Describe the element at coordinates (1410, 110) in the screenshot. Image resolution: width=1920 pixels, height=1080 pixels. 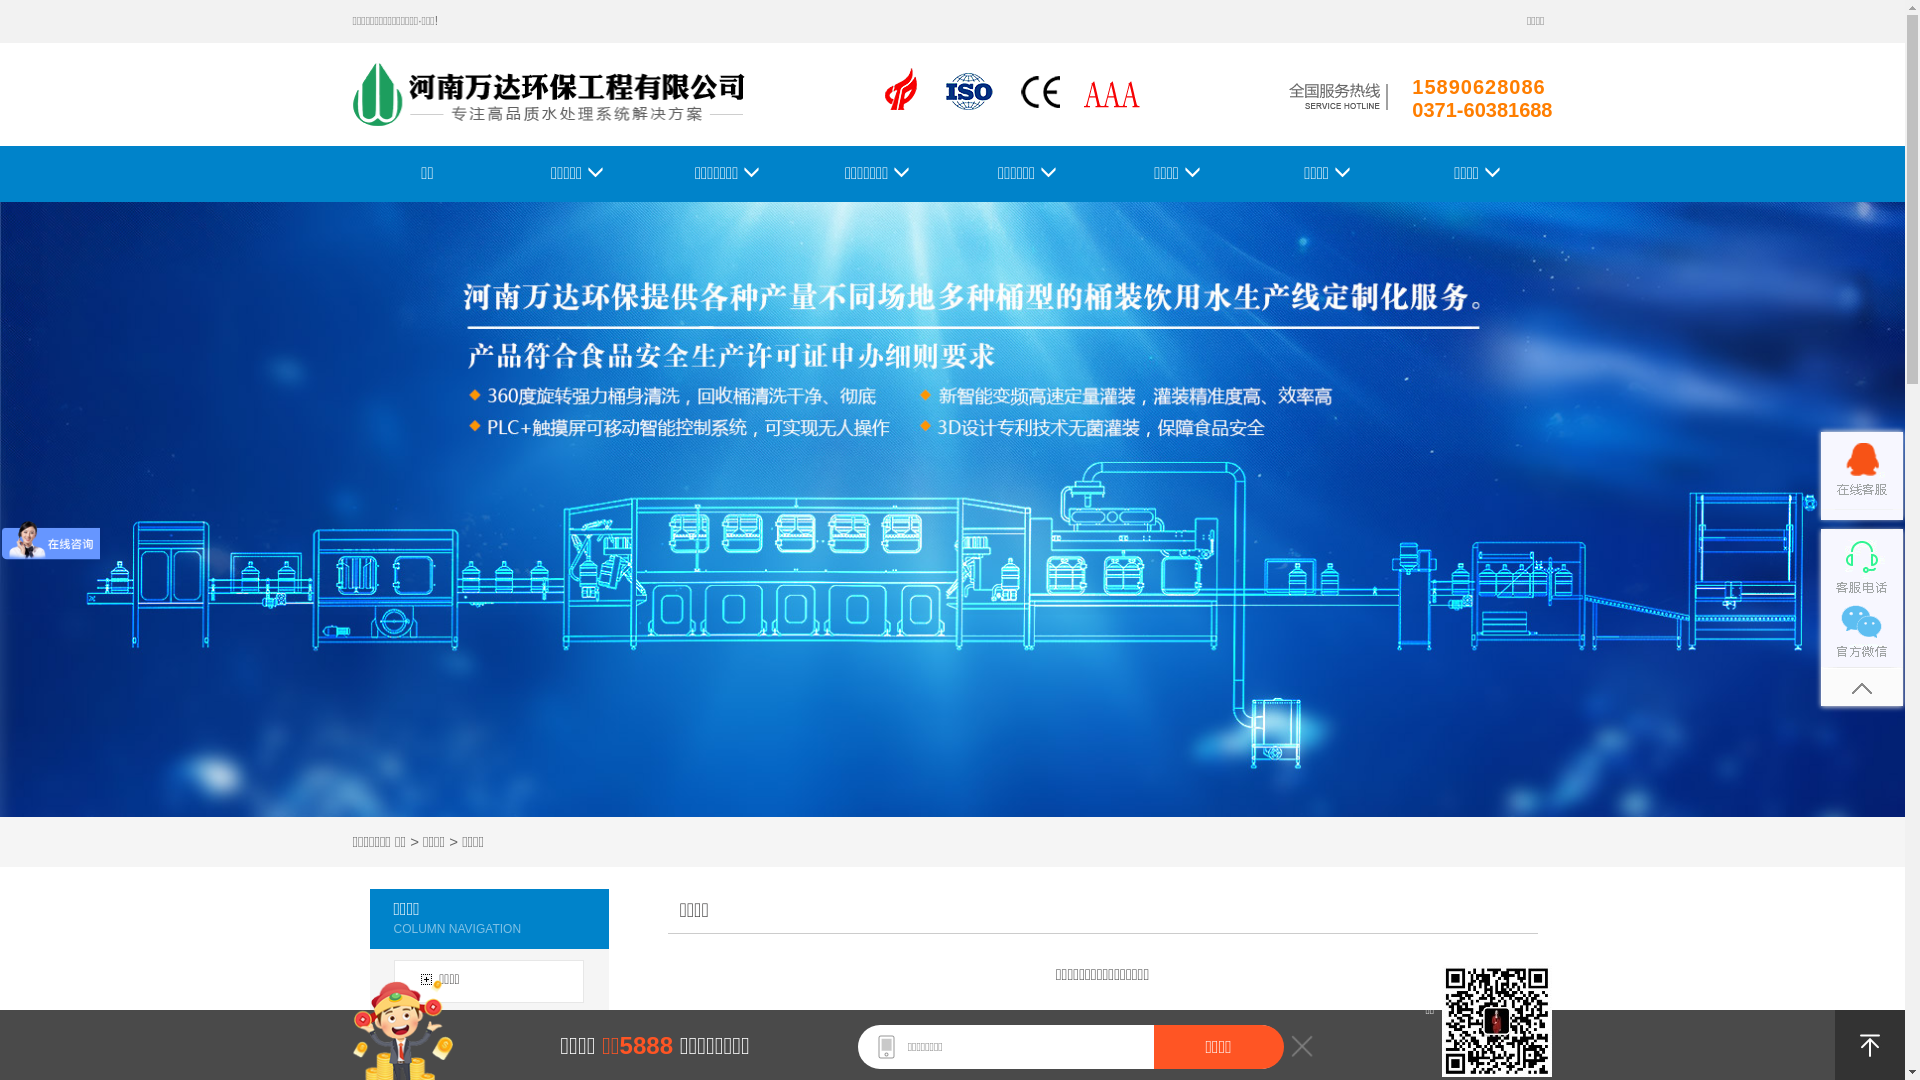
I see `'0371-60381688'` at that location.